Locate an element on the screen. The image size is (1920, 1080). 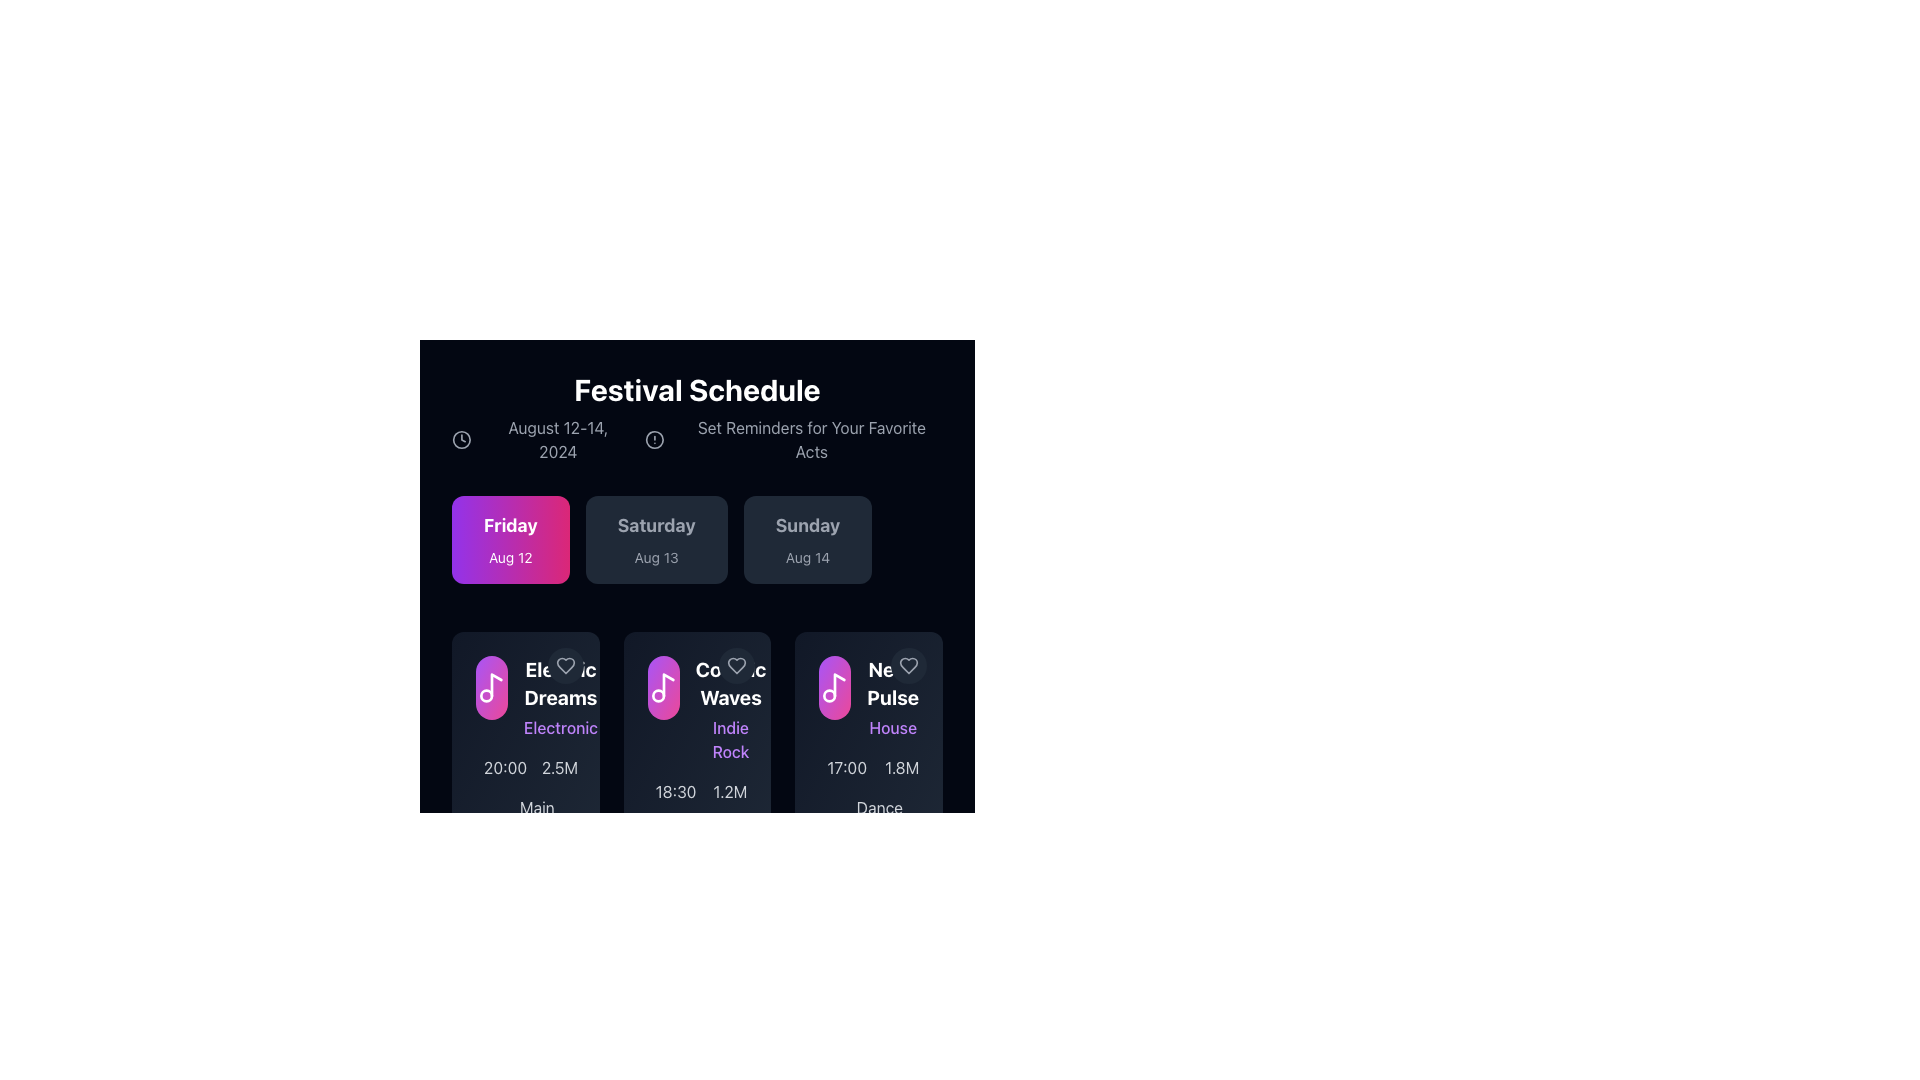
the text label that reads 'Cosmic Waves', which is displayed in large, bold, white font on a black background within the festival schedule UI is located at coordinates (729, 682).